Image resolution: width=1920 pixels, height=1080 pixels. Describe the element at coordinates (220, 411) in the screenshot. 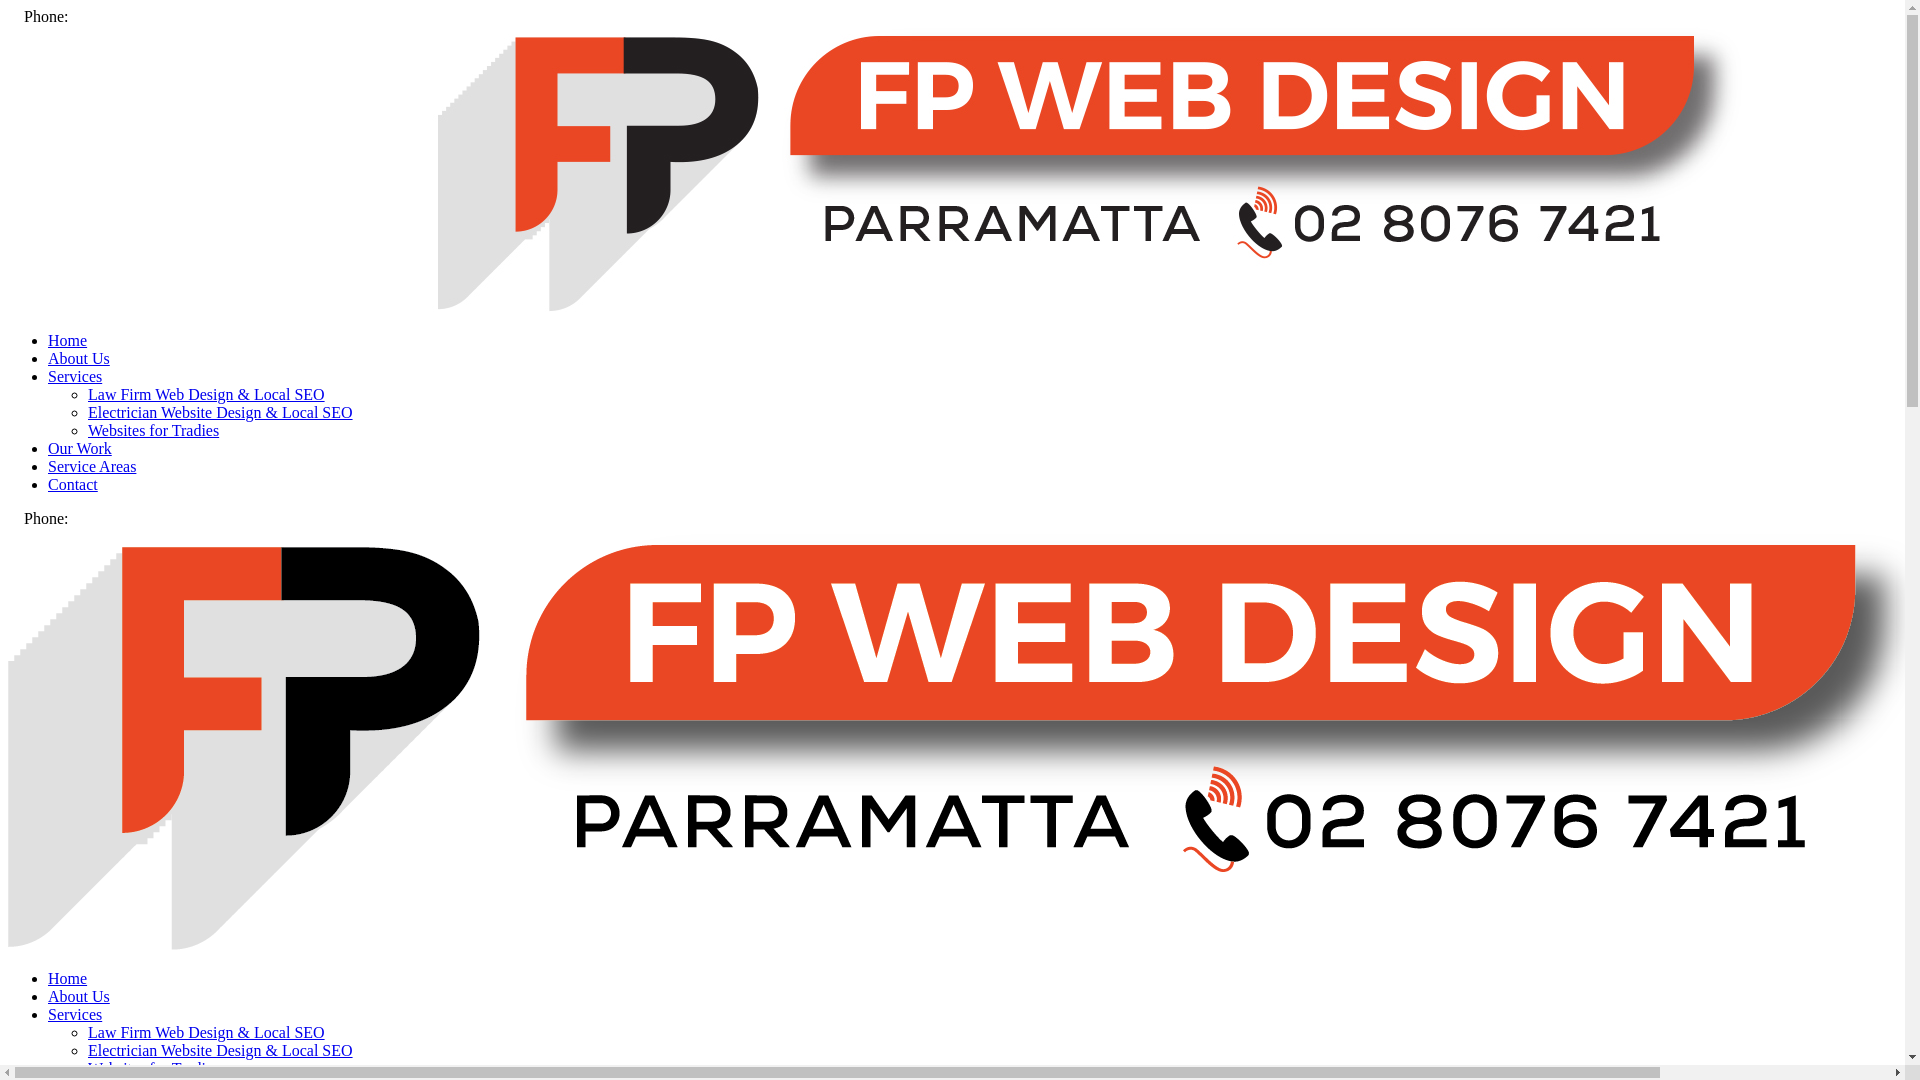

I see `'Electrician Website Design & Local SEO'` at that location.